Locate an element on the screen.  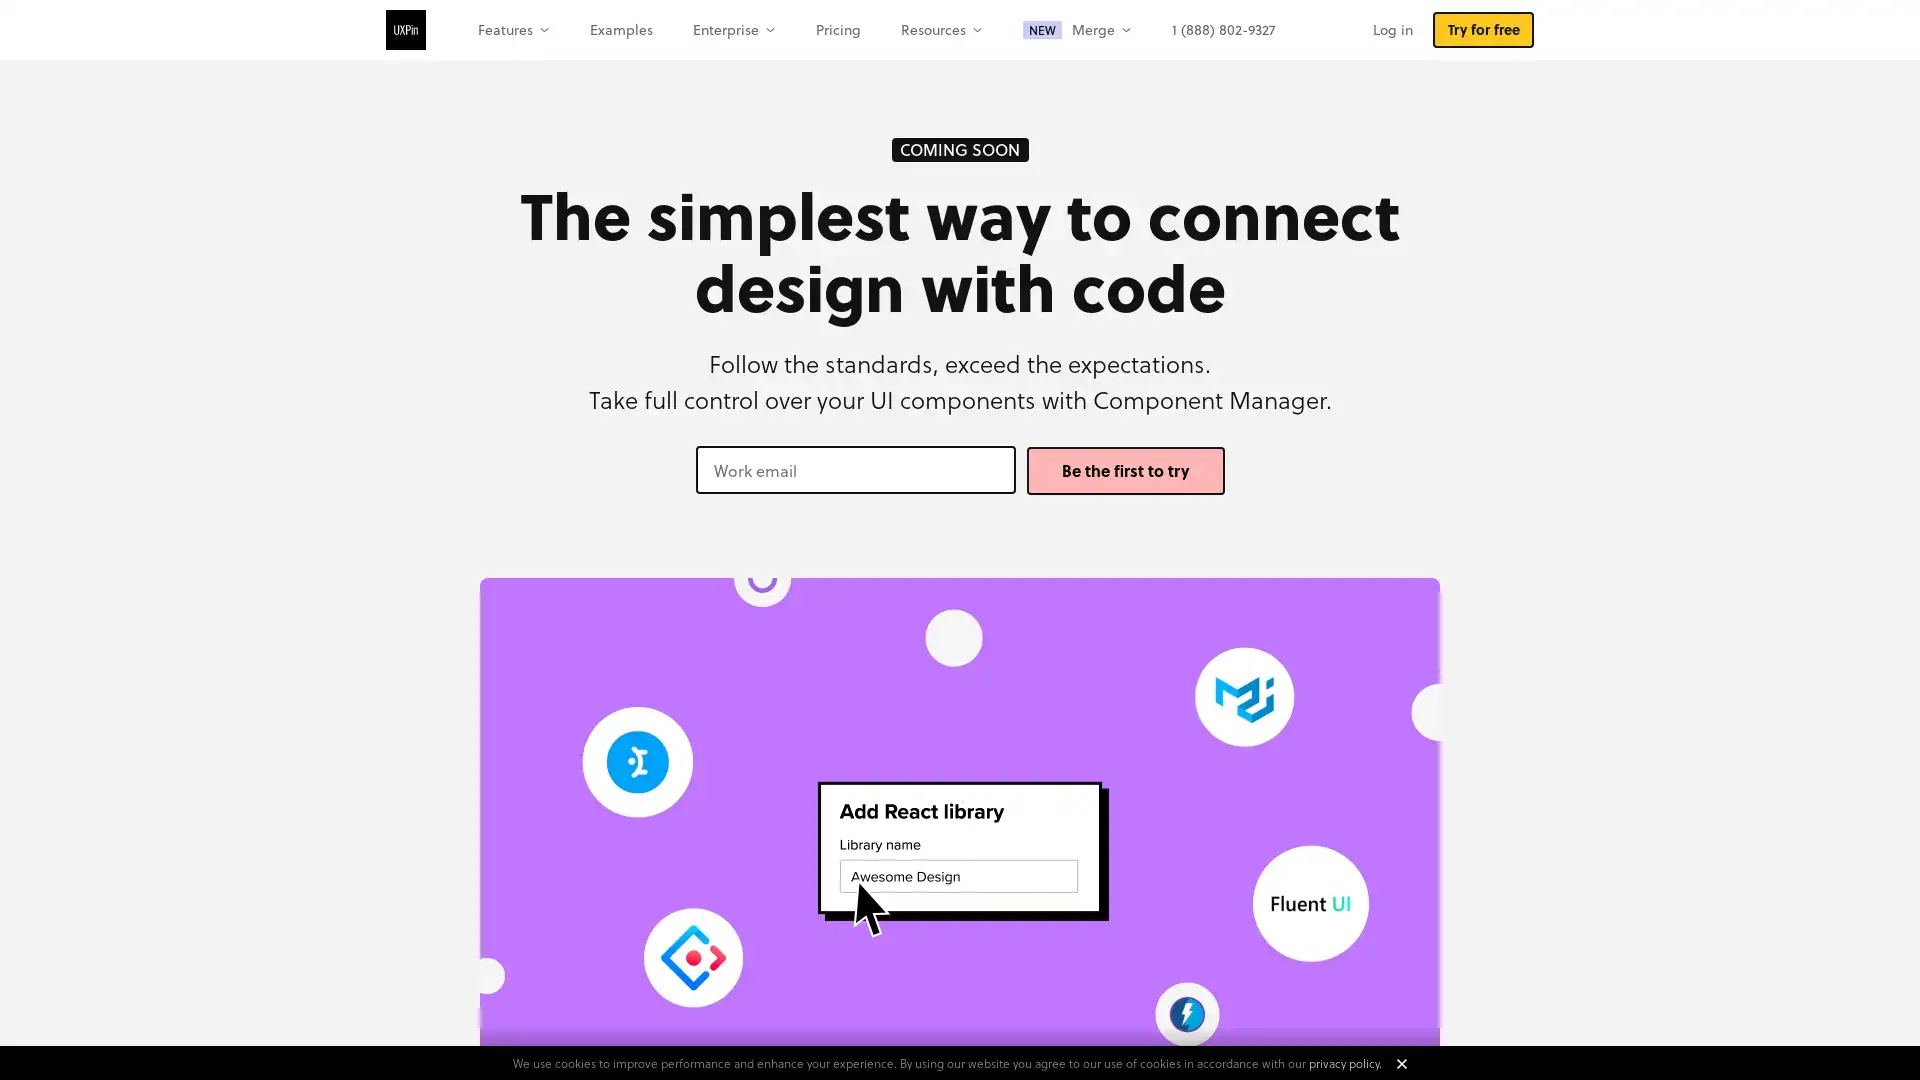
Close is located at coordinates (1400, 1063).